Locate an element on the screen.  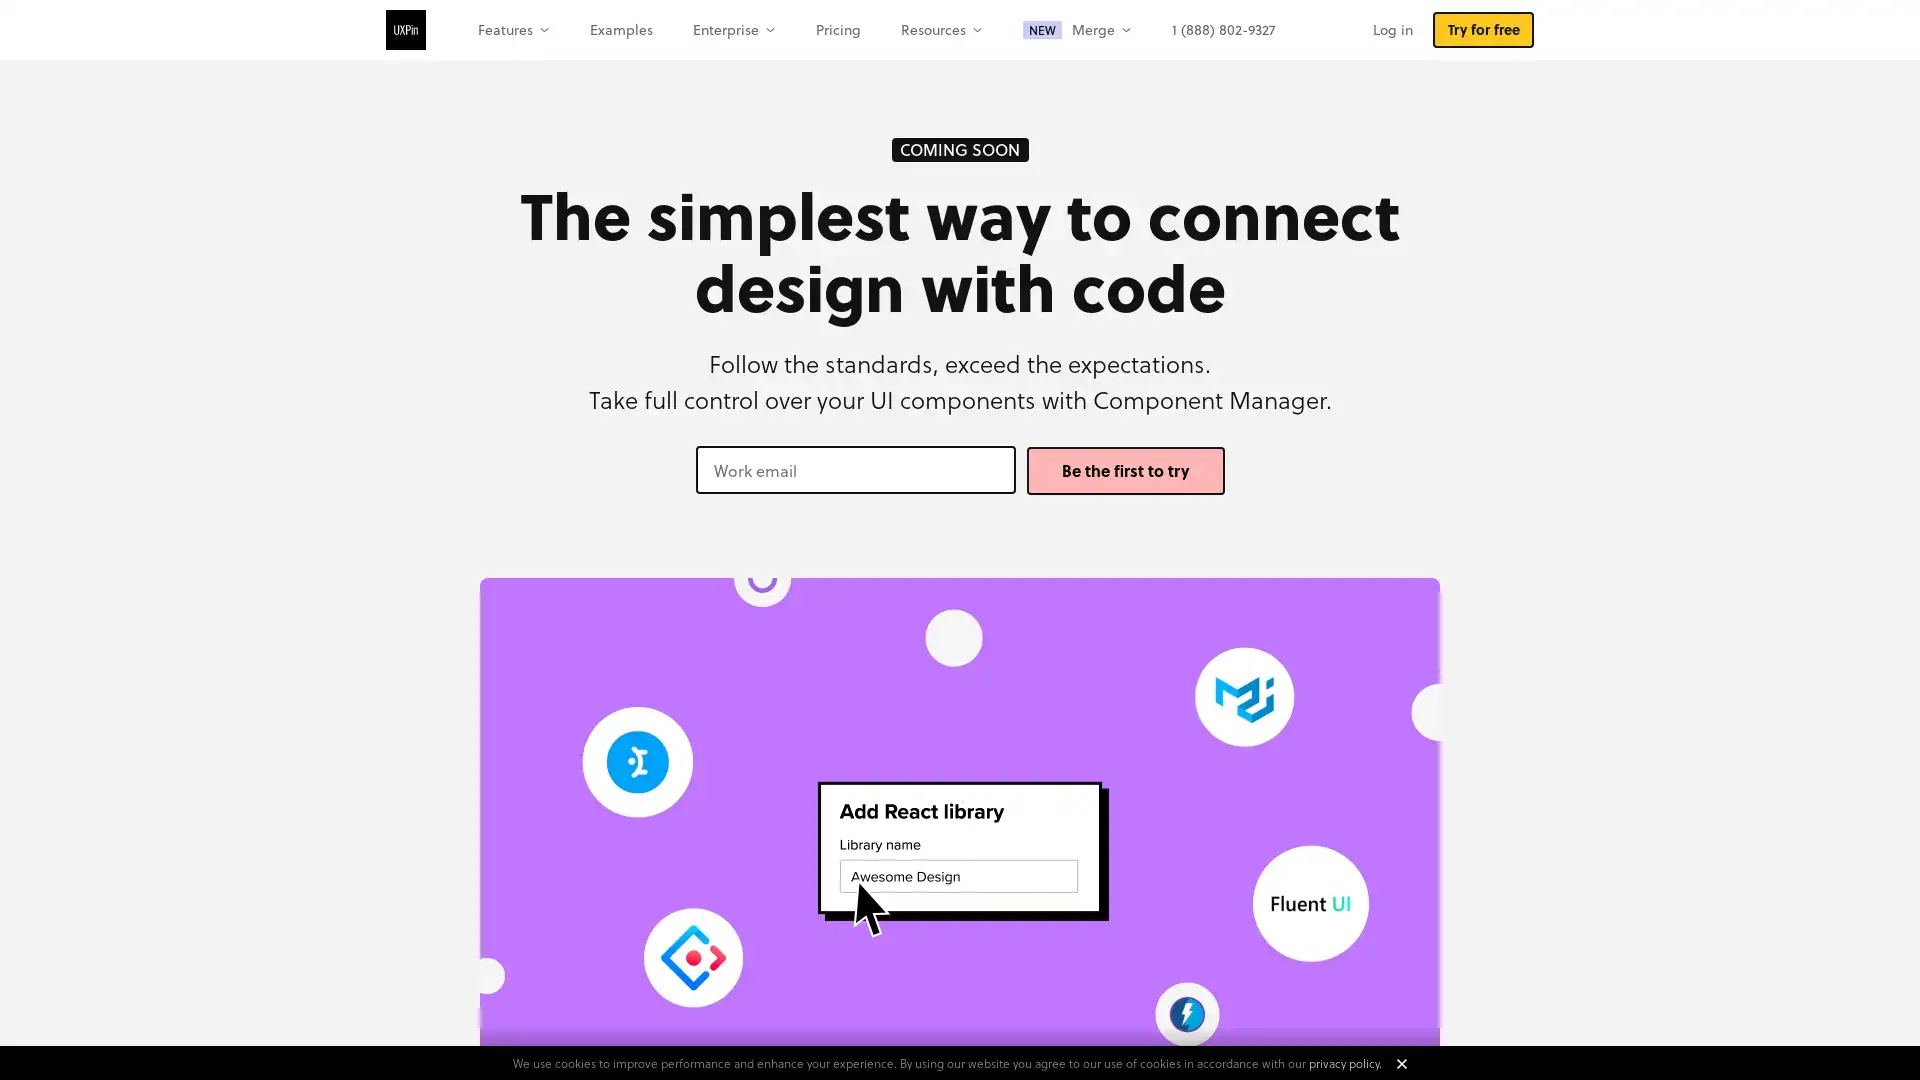
Close is located at coordinates (1400, 1063).